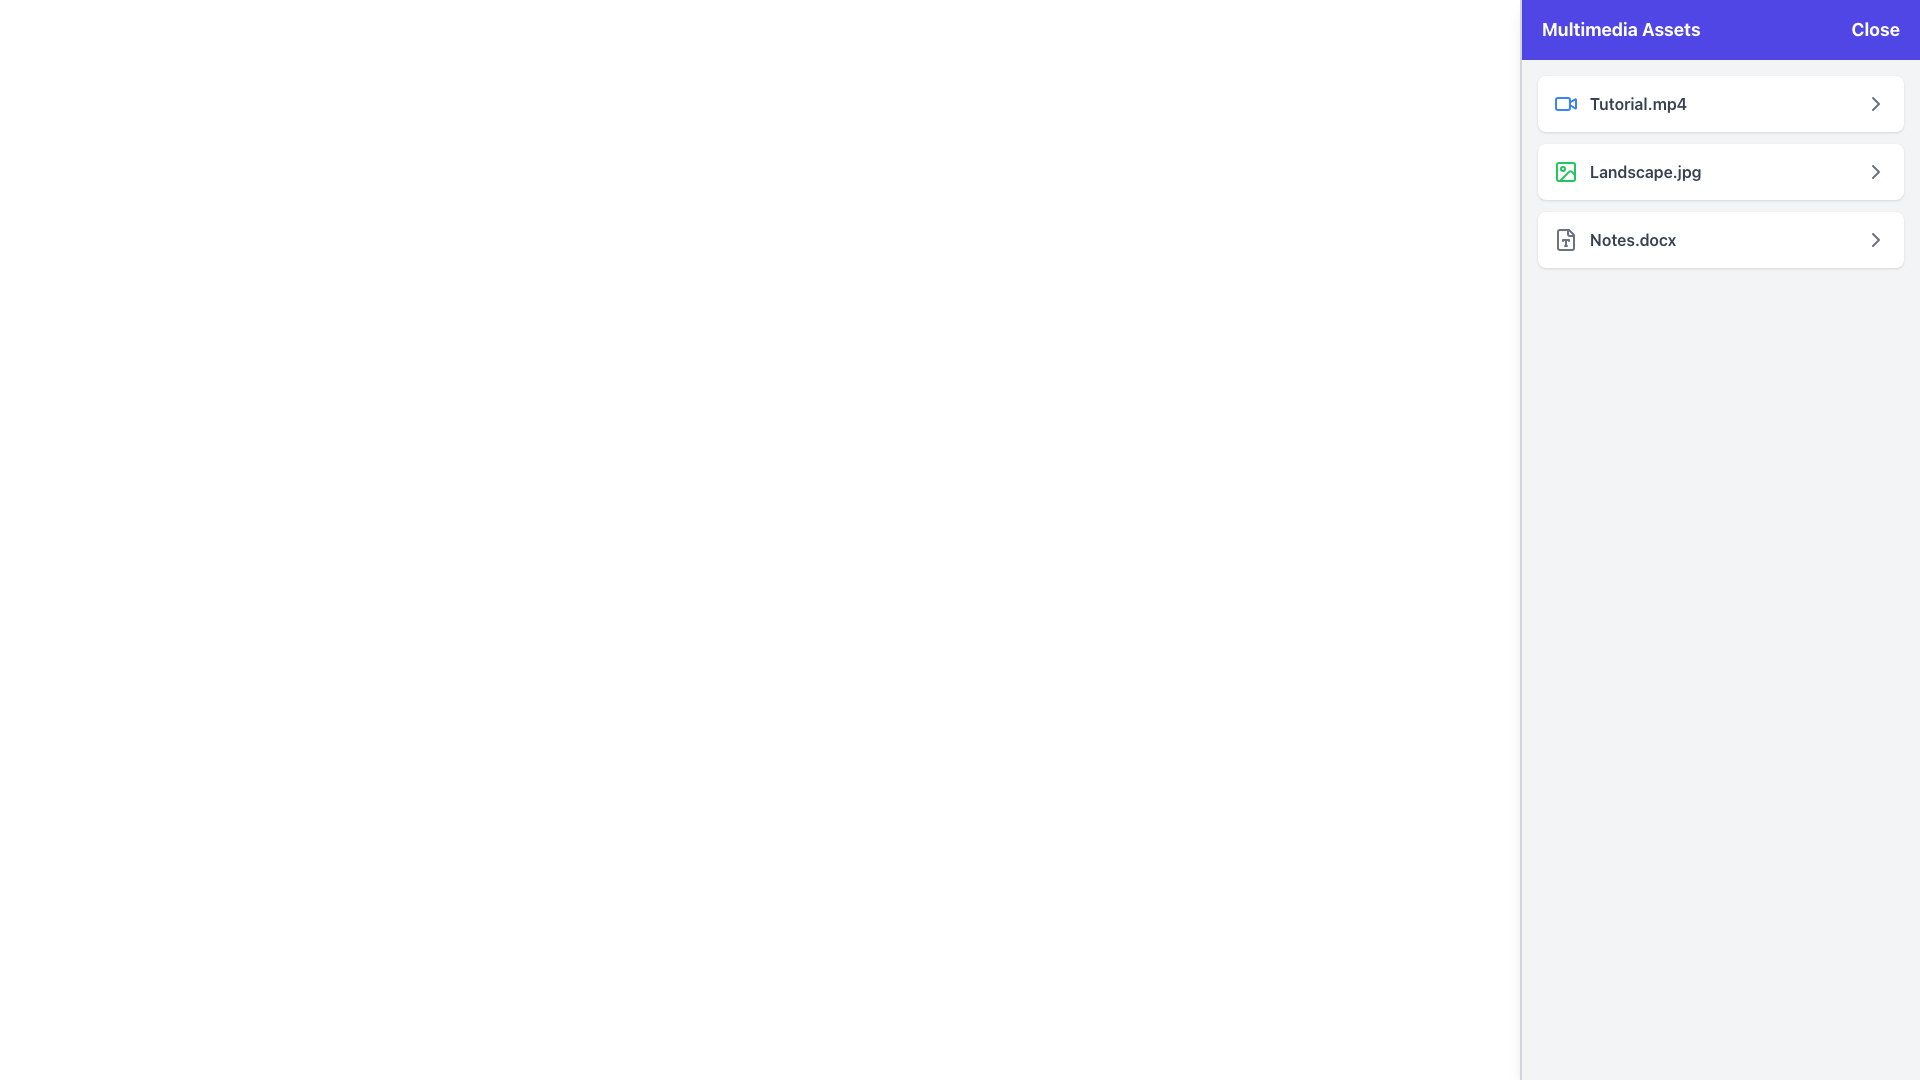  Describe the element at coordinates (1720, 238) in the screenshot. I see `the third list item in the sidebar that contains the file name 'Notes.docx'` at that location.